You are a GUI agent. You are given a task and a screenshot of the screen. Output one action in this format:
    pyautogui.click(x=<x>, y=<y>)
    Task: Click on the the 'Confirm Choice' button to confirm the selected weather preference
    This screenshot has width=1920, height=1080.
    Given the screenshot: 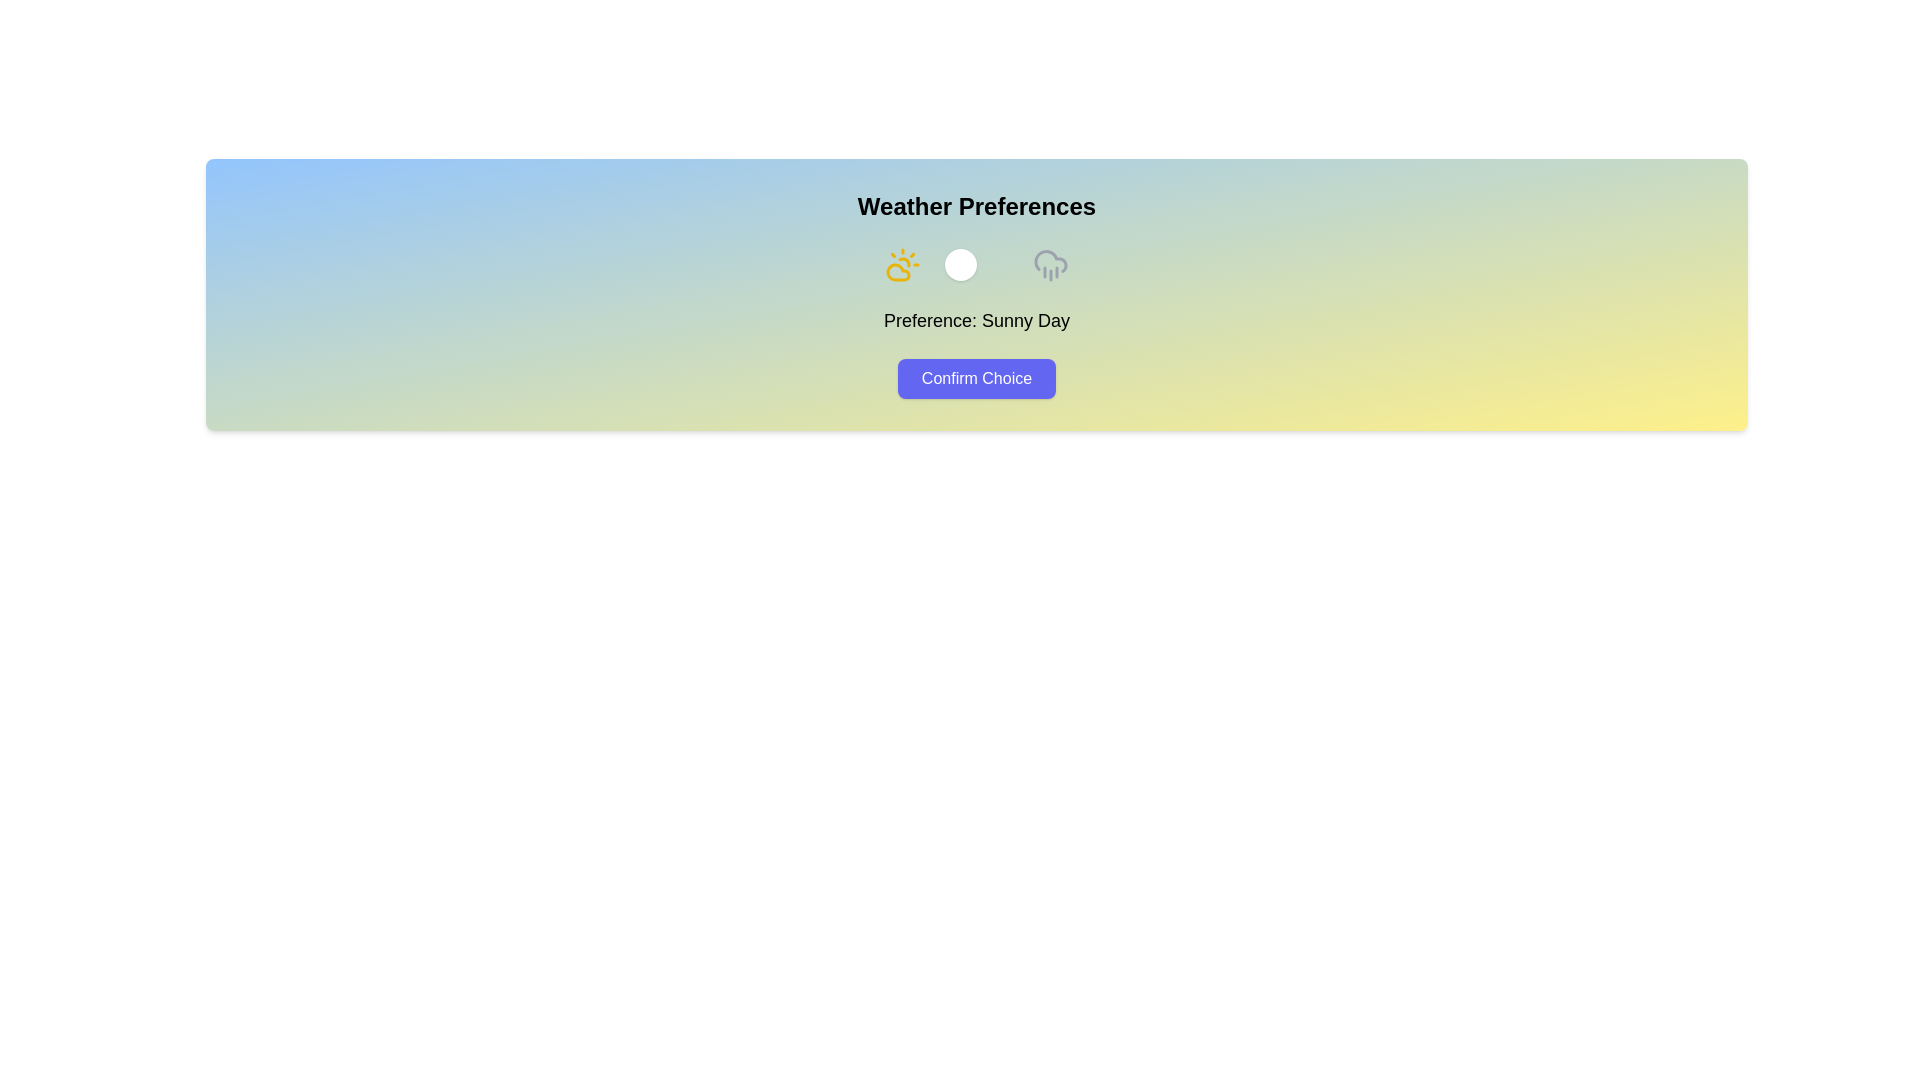 What is the action you would take?
    pyautogui.click(x=975, y=378)
    